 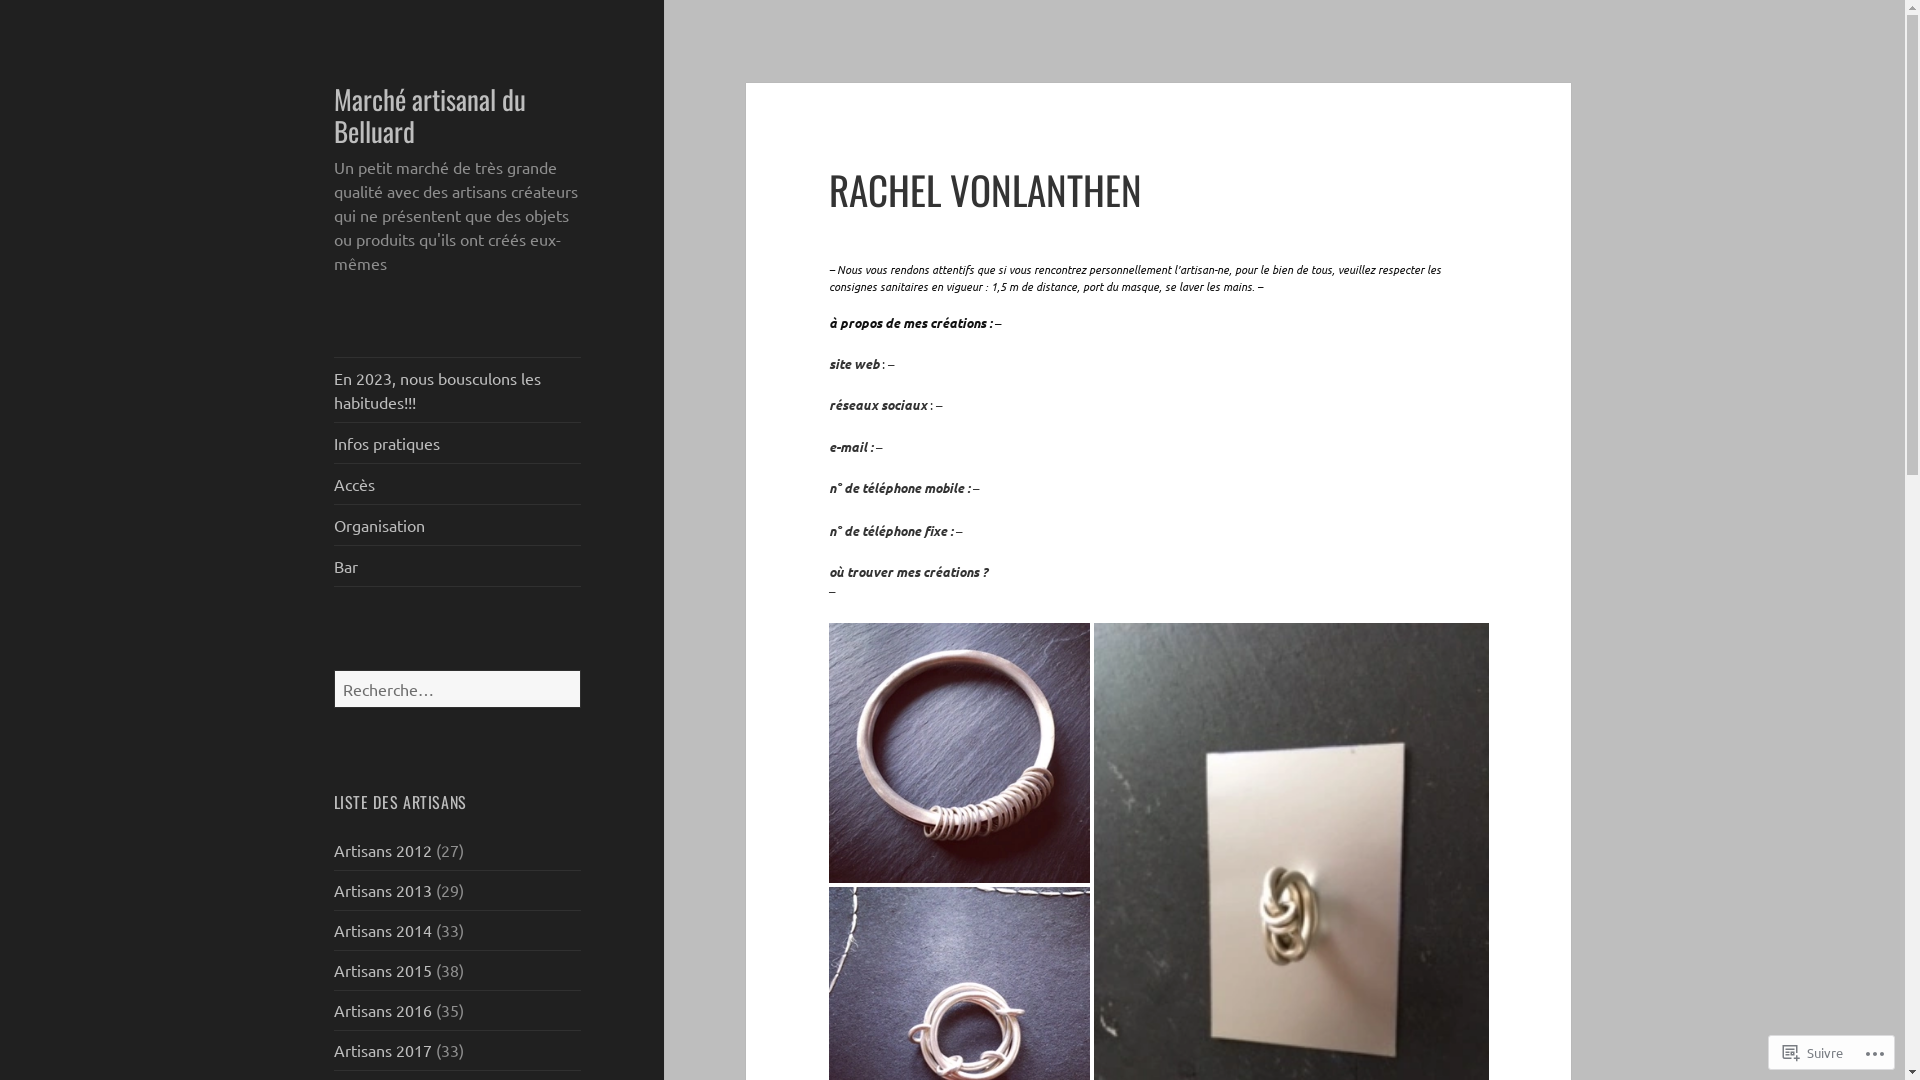 What do you see at coordinates (456, 442) in the screenshot?
I see `'Infos pratiques'` at bounding box center [456, 442].